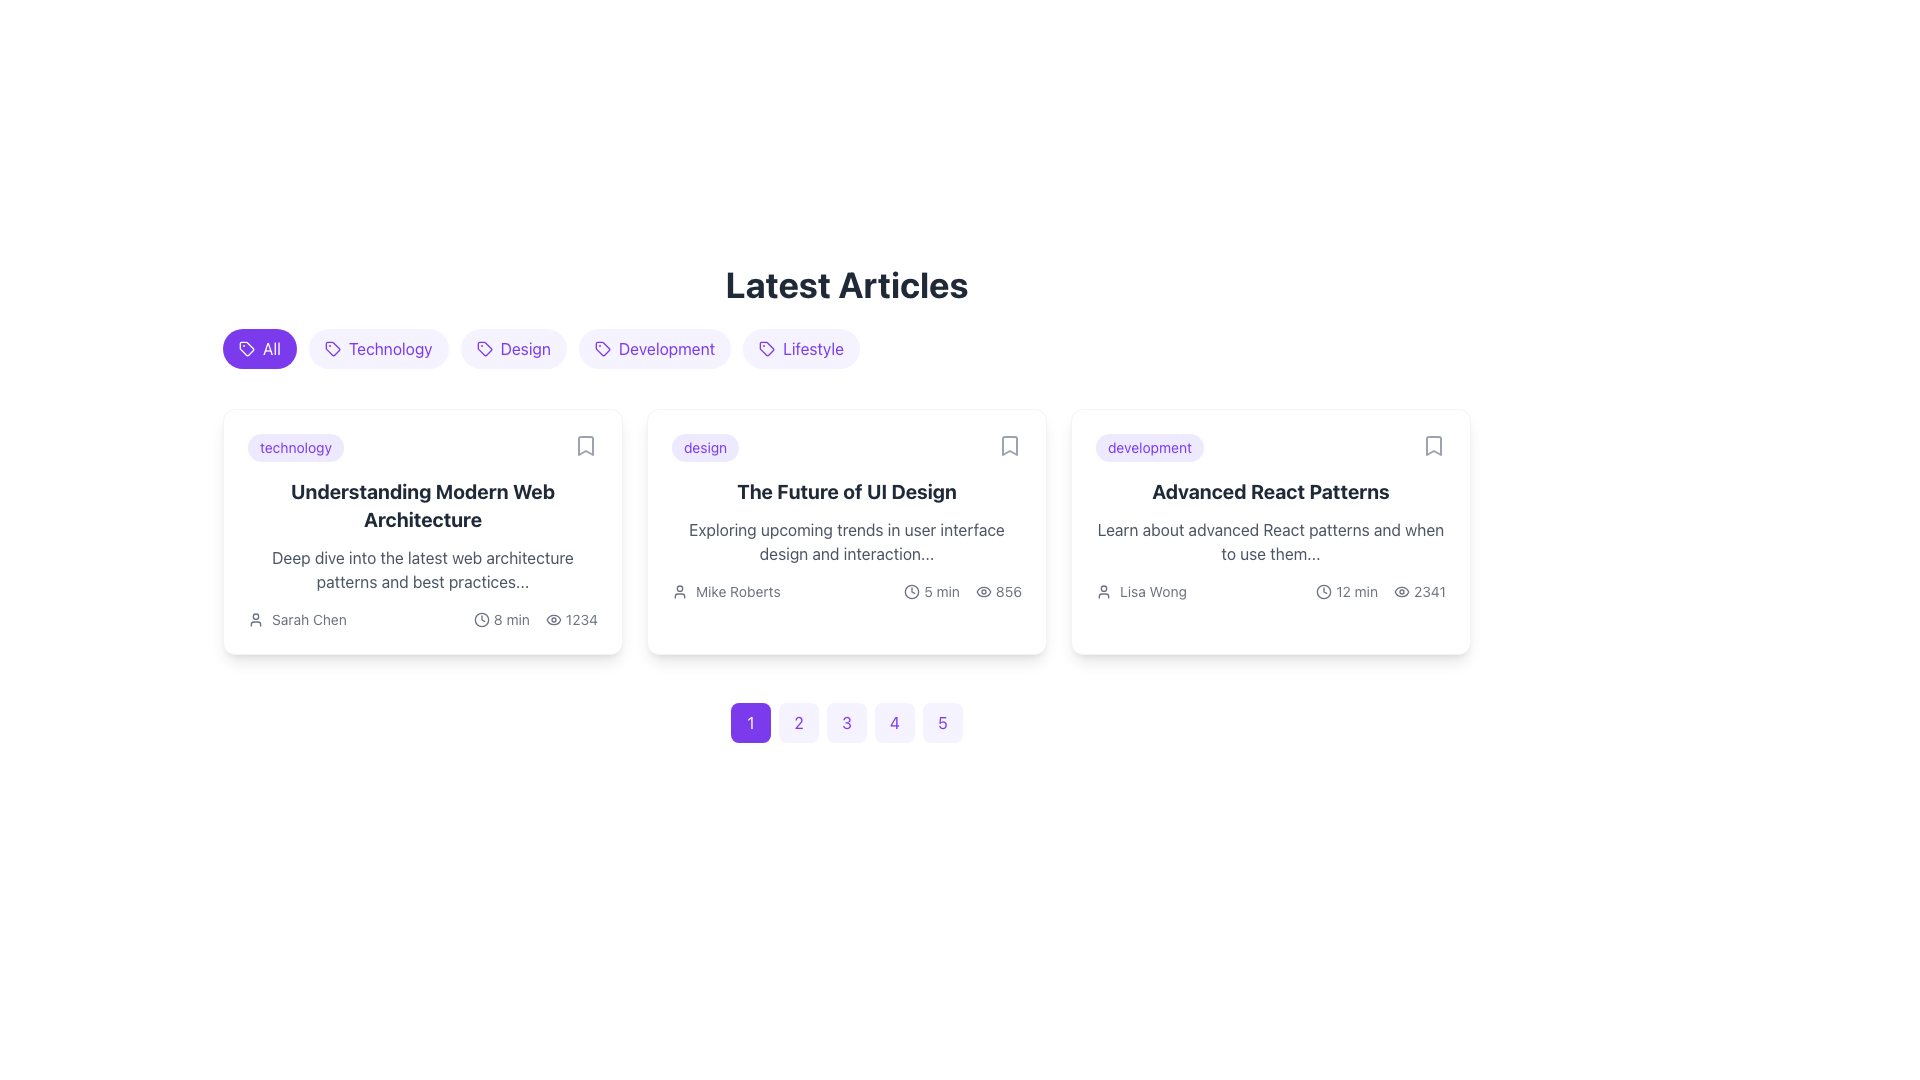  I want to click on the circular button with a violet background and the number '3' to observe its visual change, so click(846, 722).